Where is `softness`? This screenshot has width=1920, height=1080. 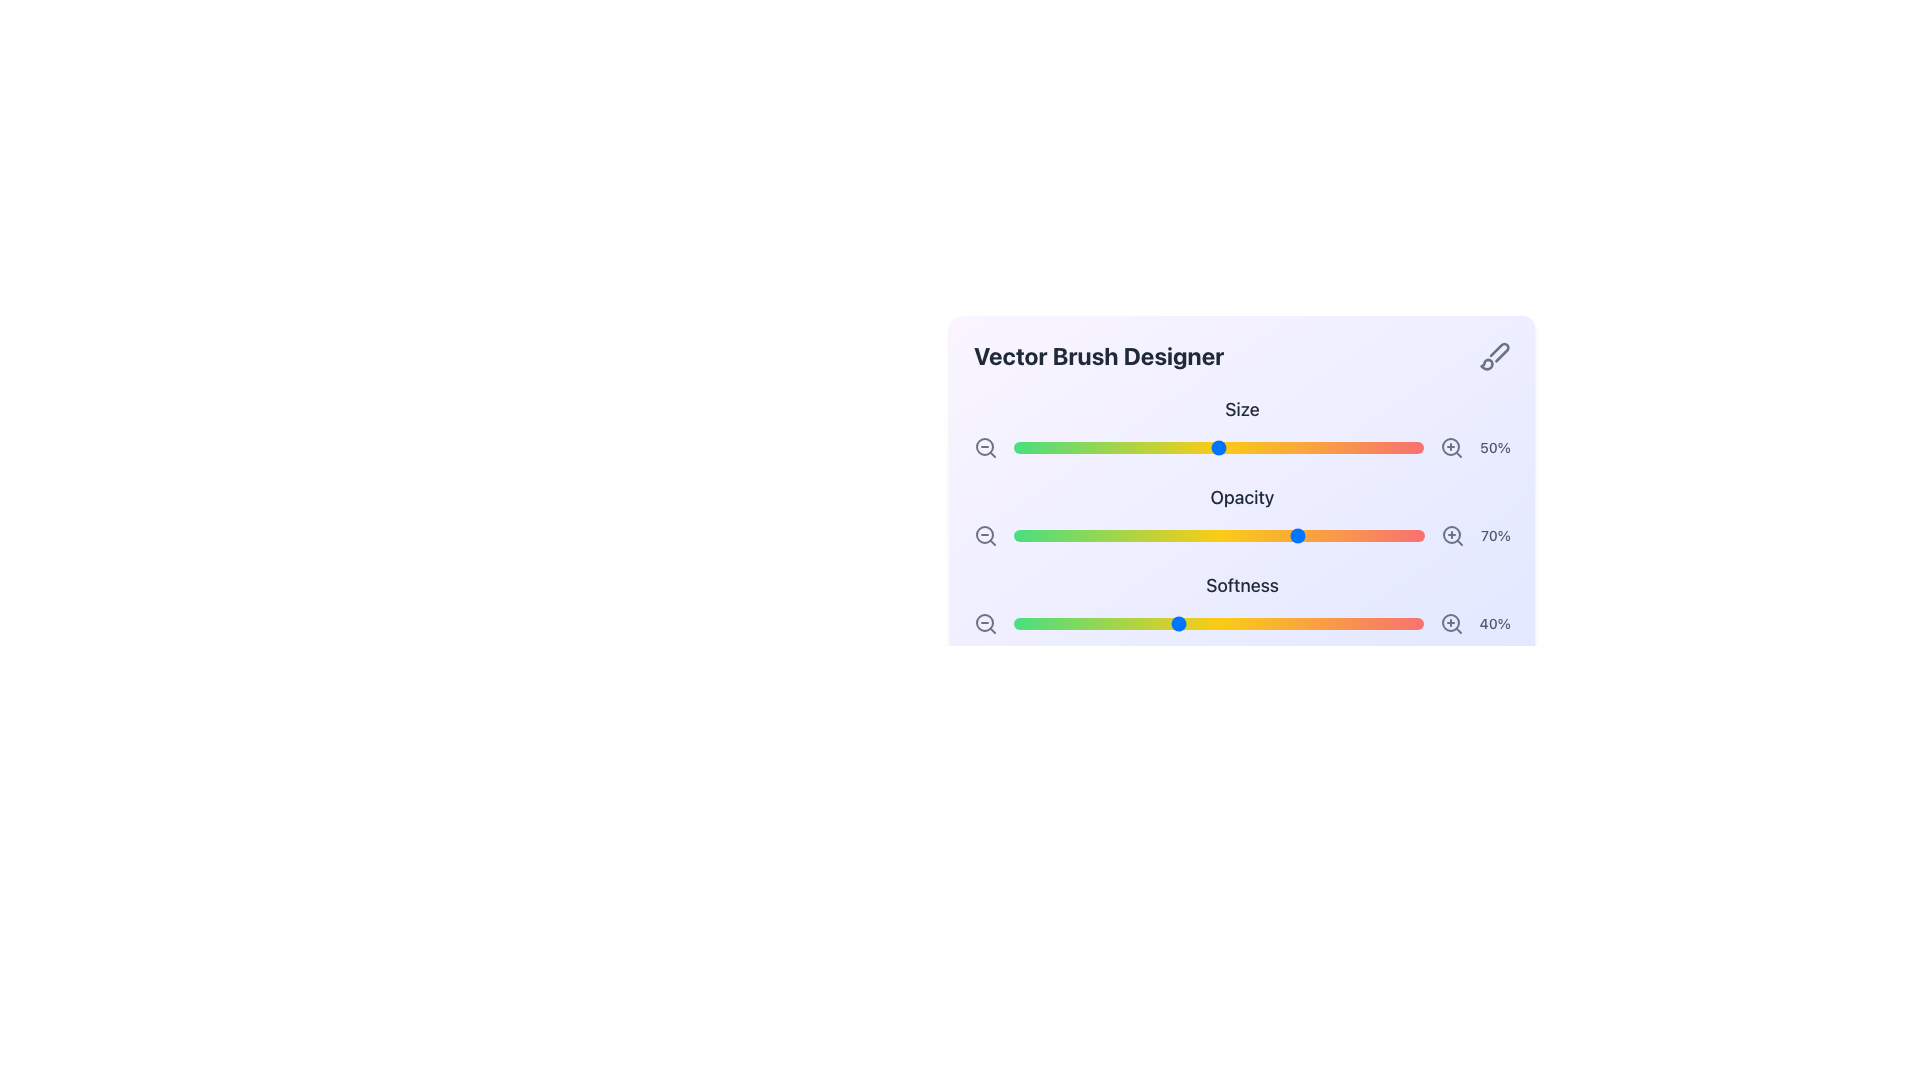
softness is located at coordinates (1094, 623).